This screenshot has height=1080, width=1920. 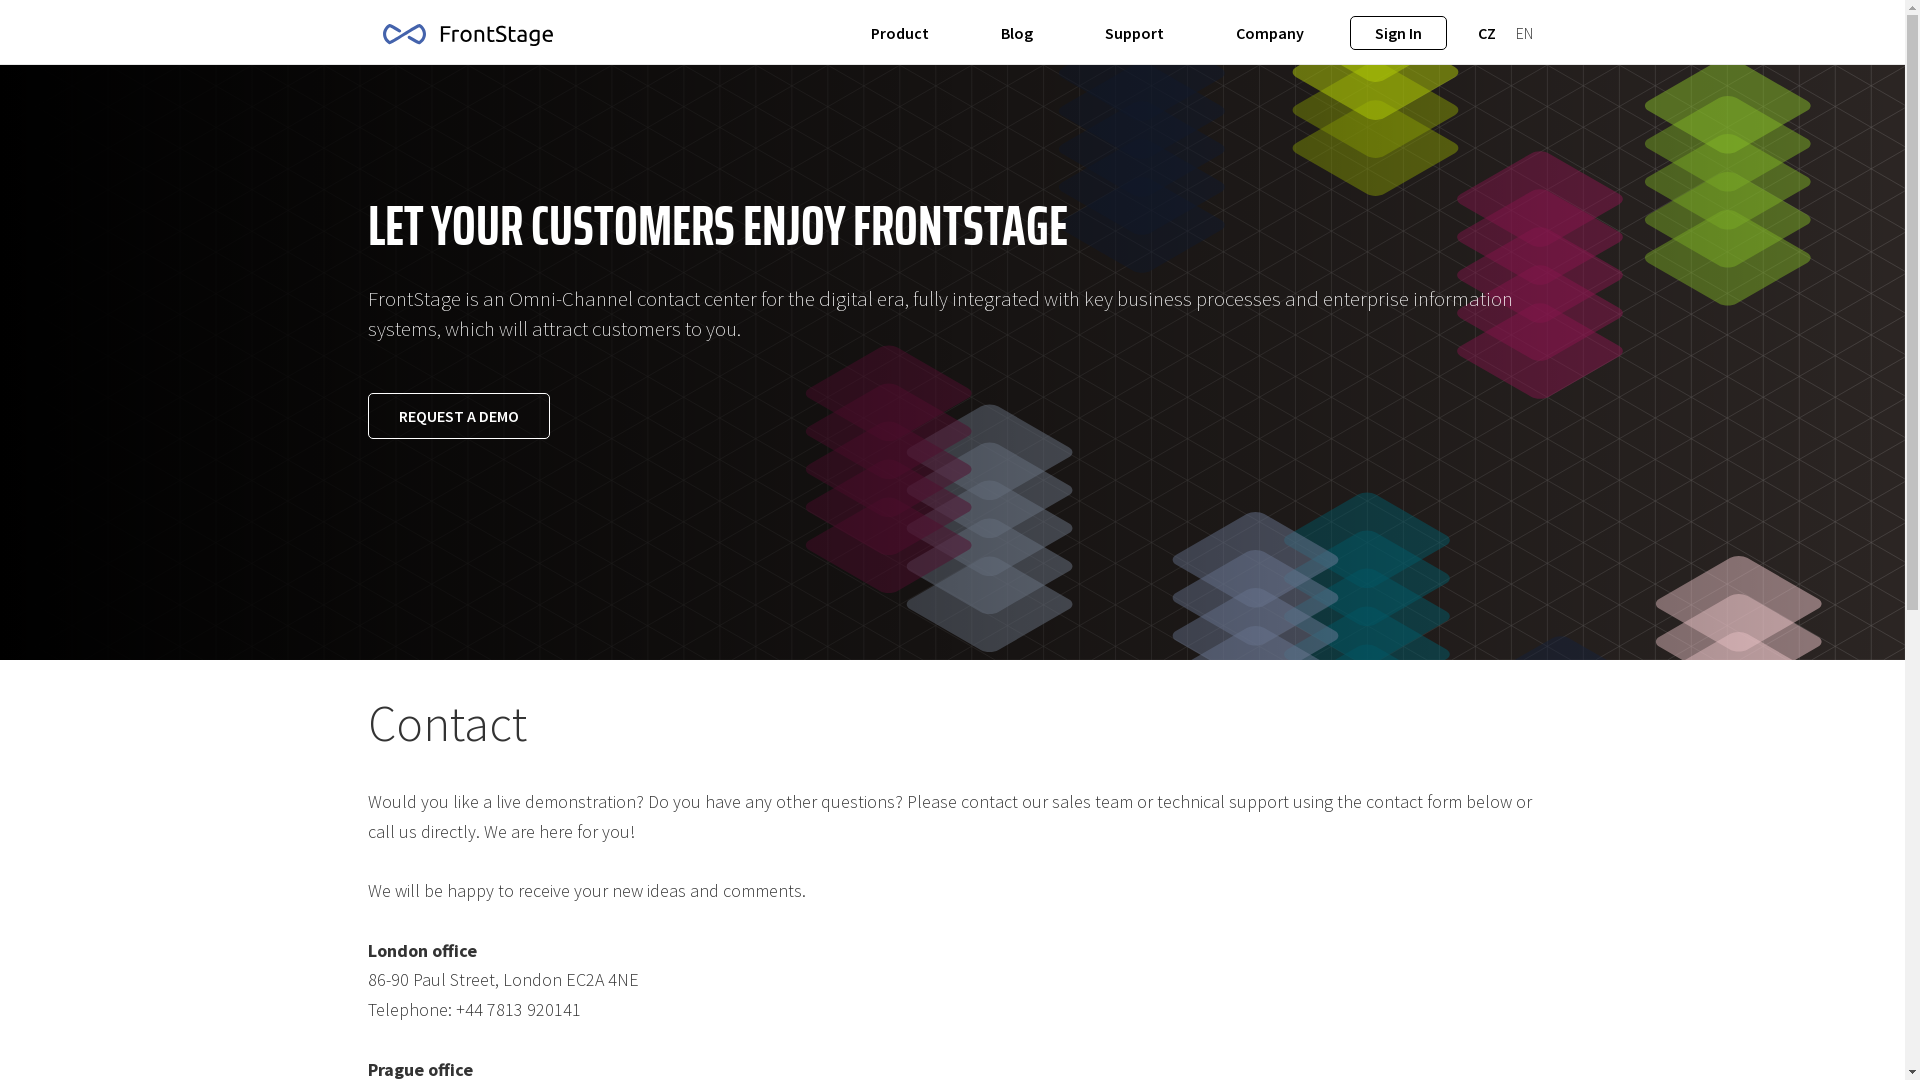 I want to click on 'CZ', so click(x=1487, y=33).